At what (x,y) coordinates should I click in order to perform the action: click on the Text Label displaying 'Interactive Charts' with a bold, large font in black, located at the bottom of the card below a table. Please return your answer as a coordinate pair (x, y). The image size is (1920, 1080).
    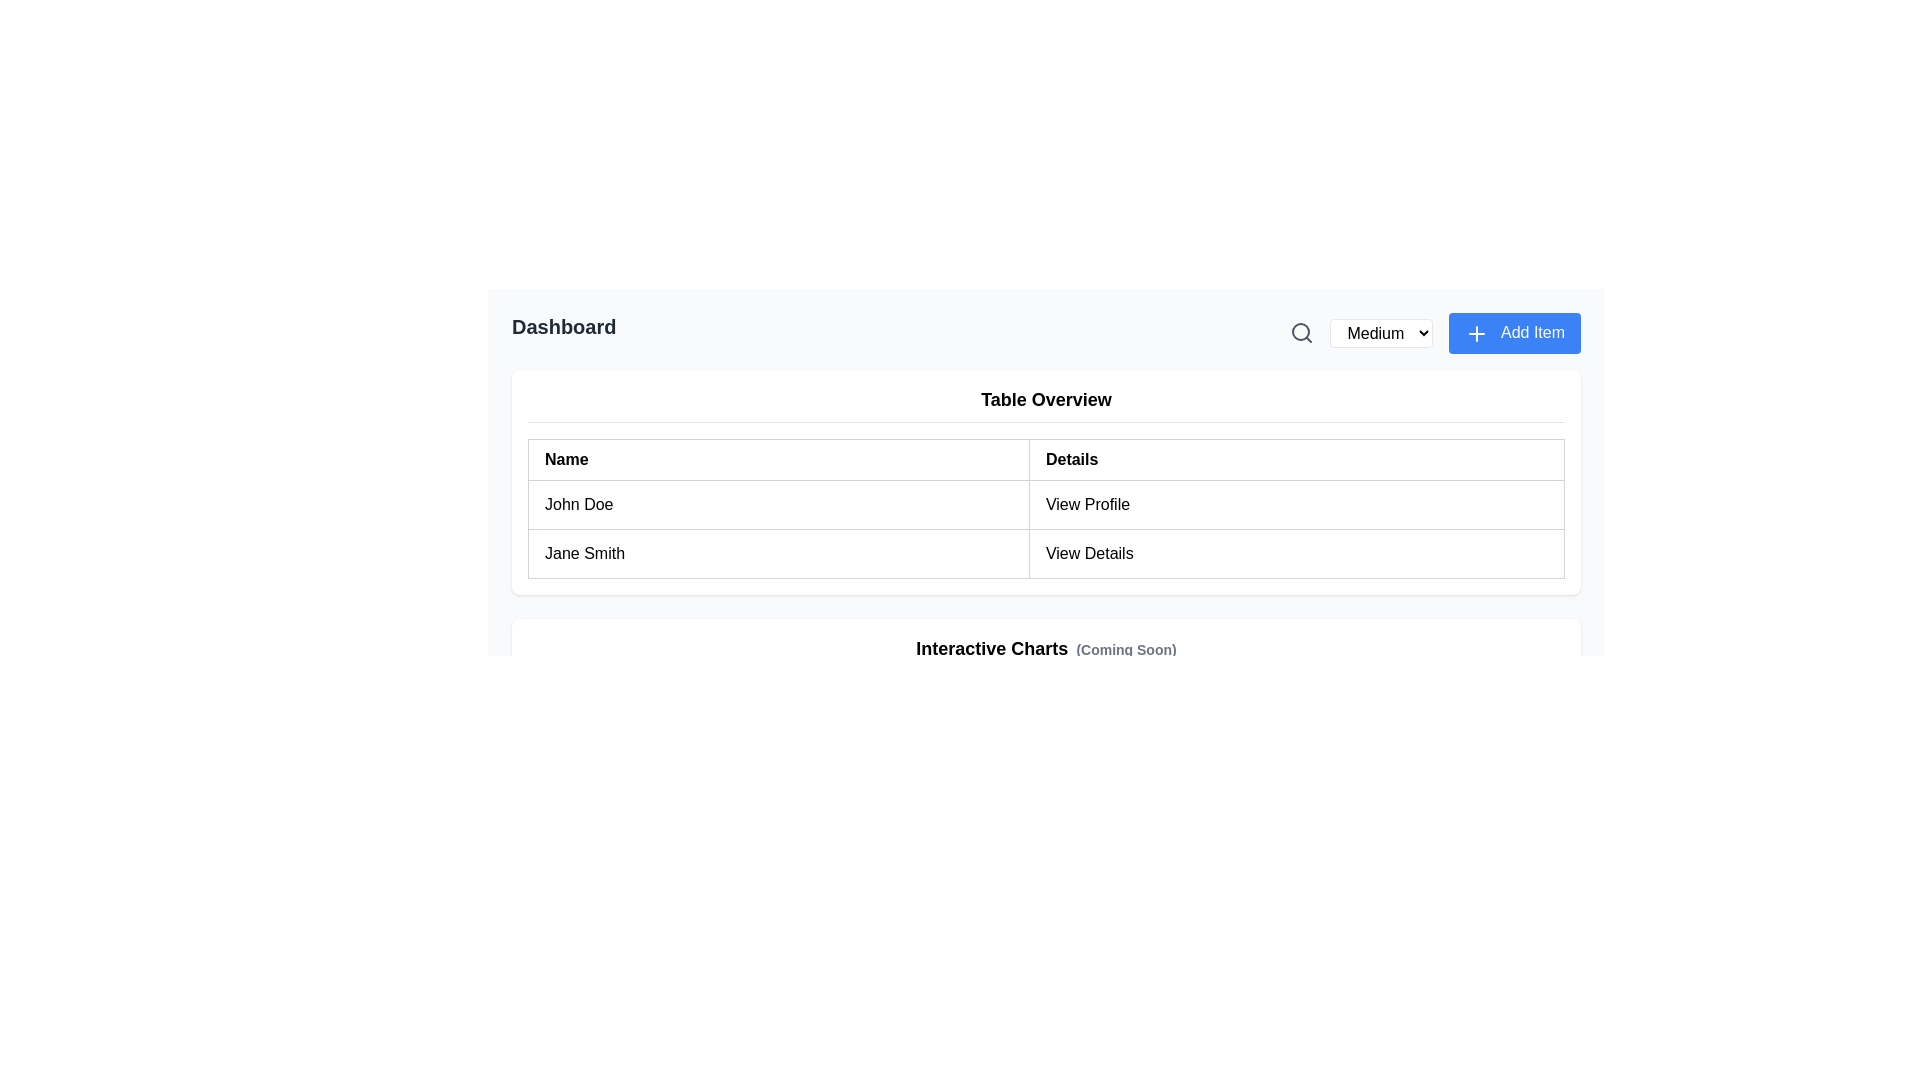
    Looking at the image, I should click on (1045, 648).